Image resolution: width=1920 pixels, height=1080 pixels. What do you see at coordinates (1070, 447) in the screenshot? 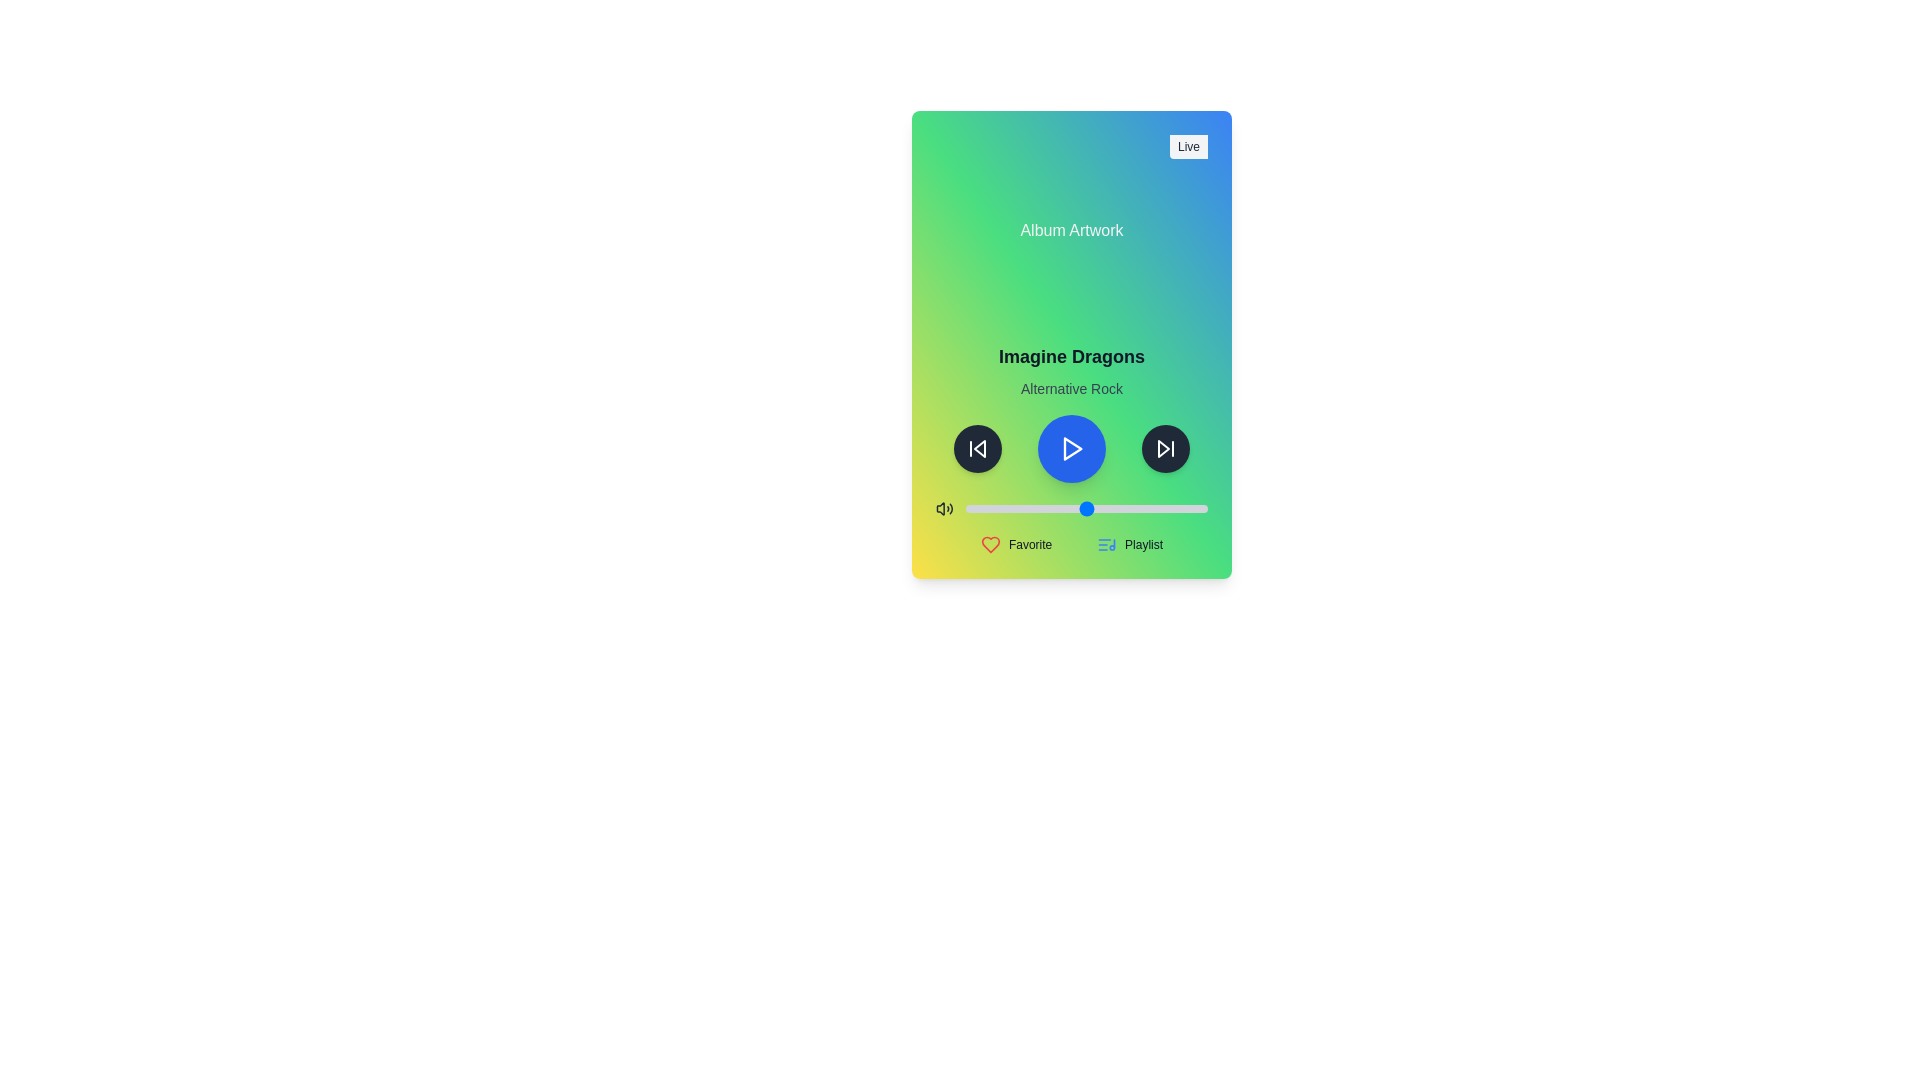
I see `the play button icon located at the bottom-center of the card` at bounding box center [1070, 447].